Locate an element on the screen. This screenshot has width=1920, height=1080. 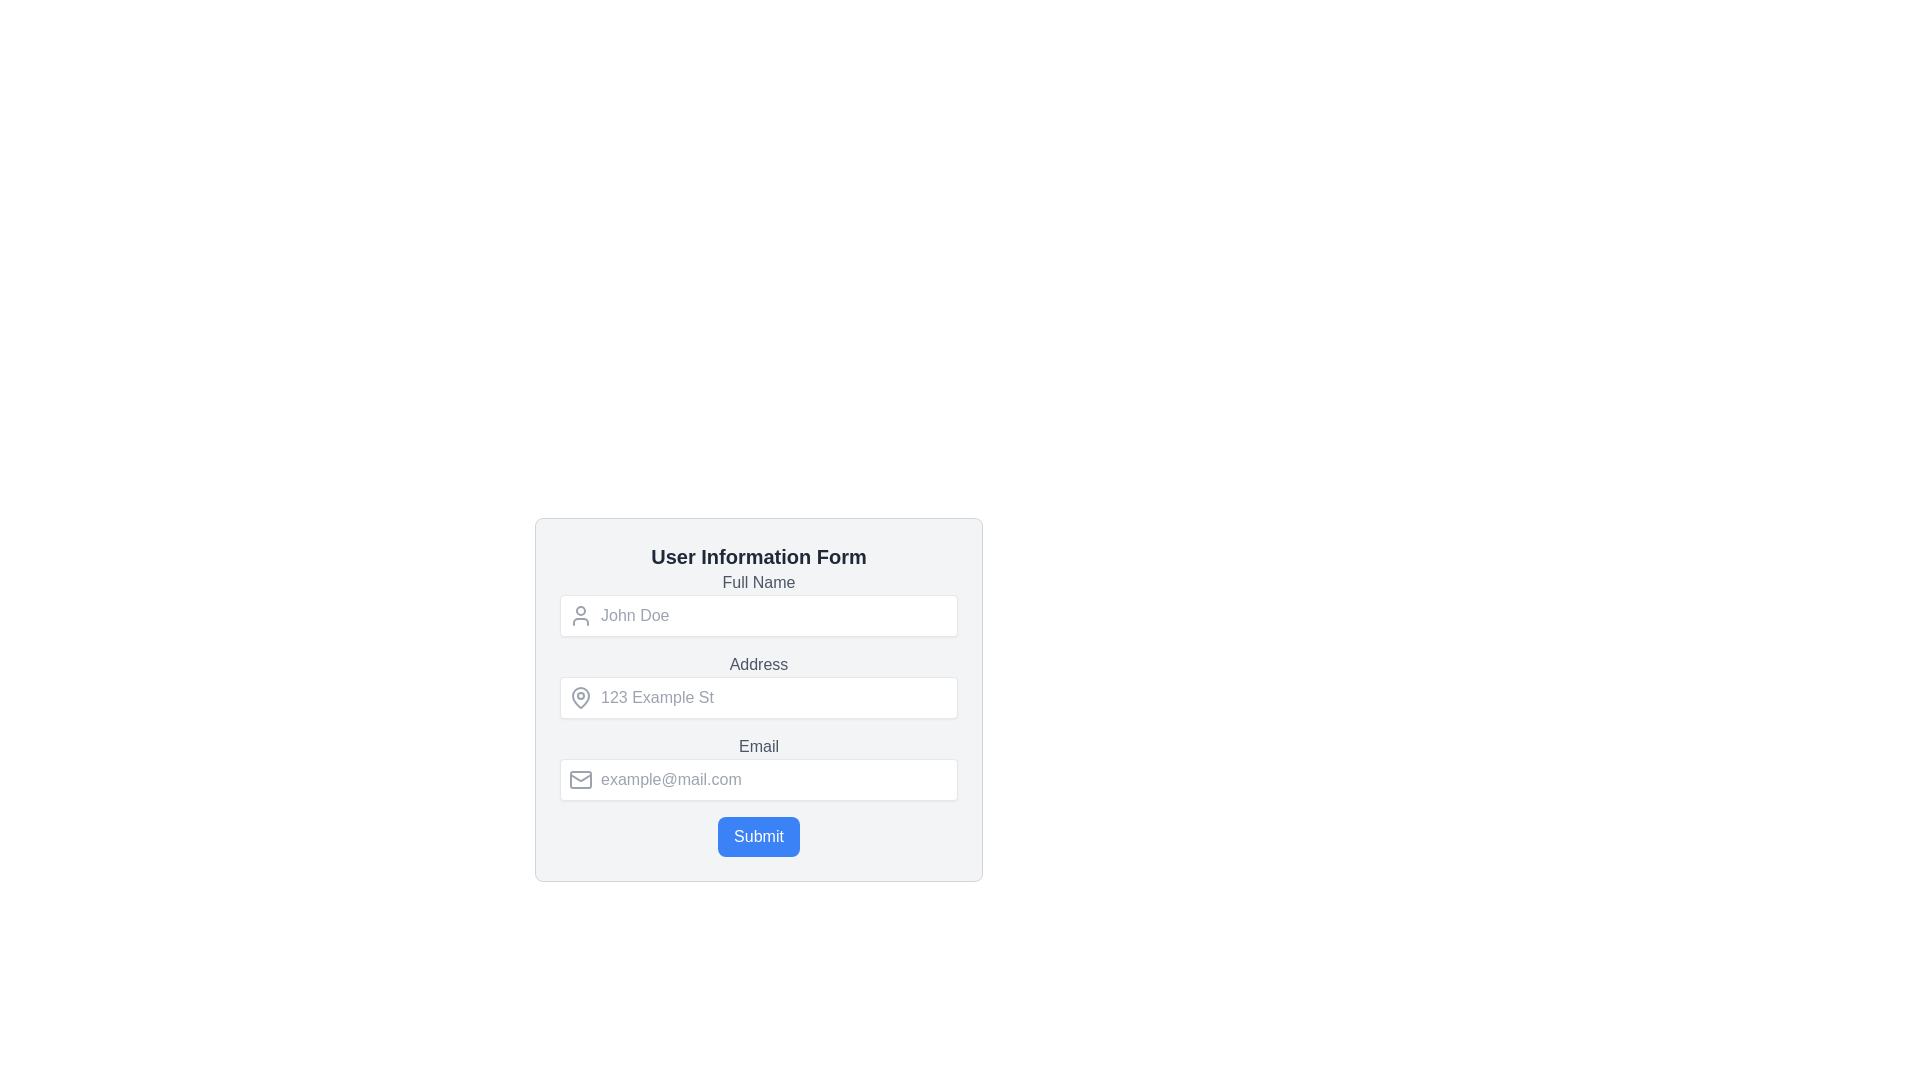
the Decorative Icon located in the 'Email' input section of the 'User Information Form', which enhances the context of the adjacent email input field is located at coordinates (579, 778).